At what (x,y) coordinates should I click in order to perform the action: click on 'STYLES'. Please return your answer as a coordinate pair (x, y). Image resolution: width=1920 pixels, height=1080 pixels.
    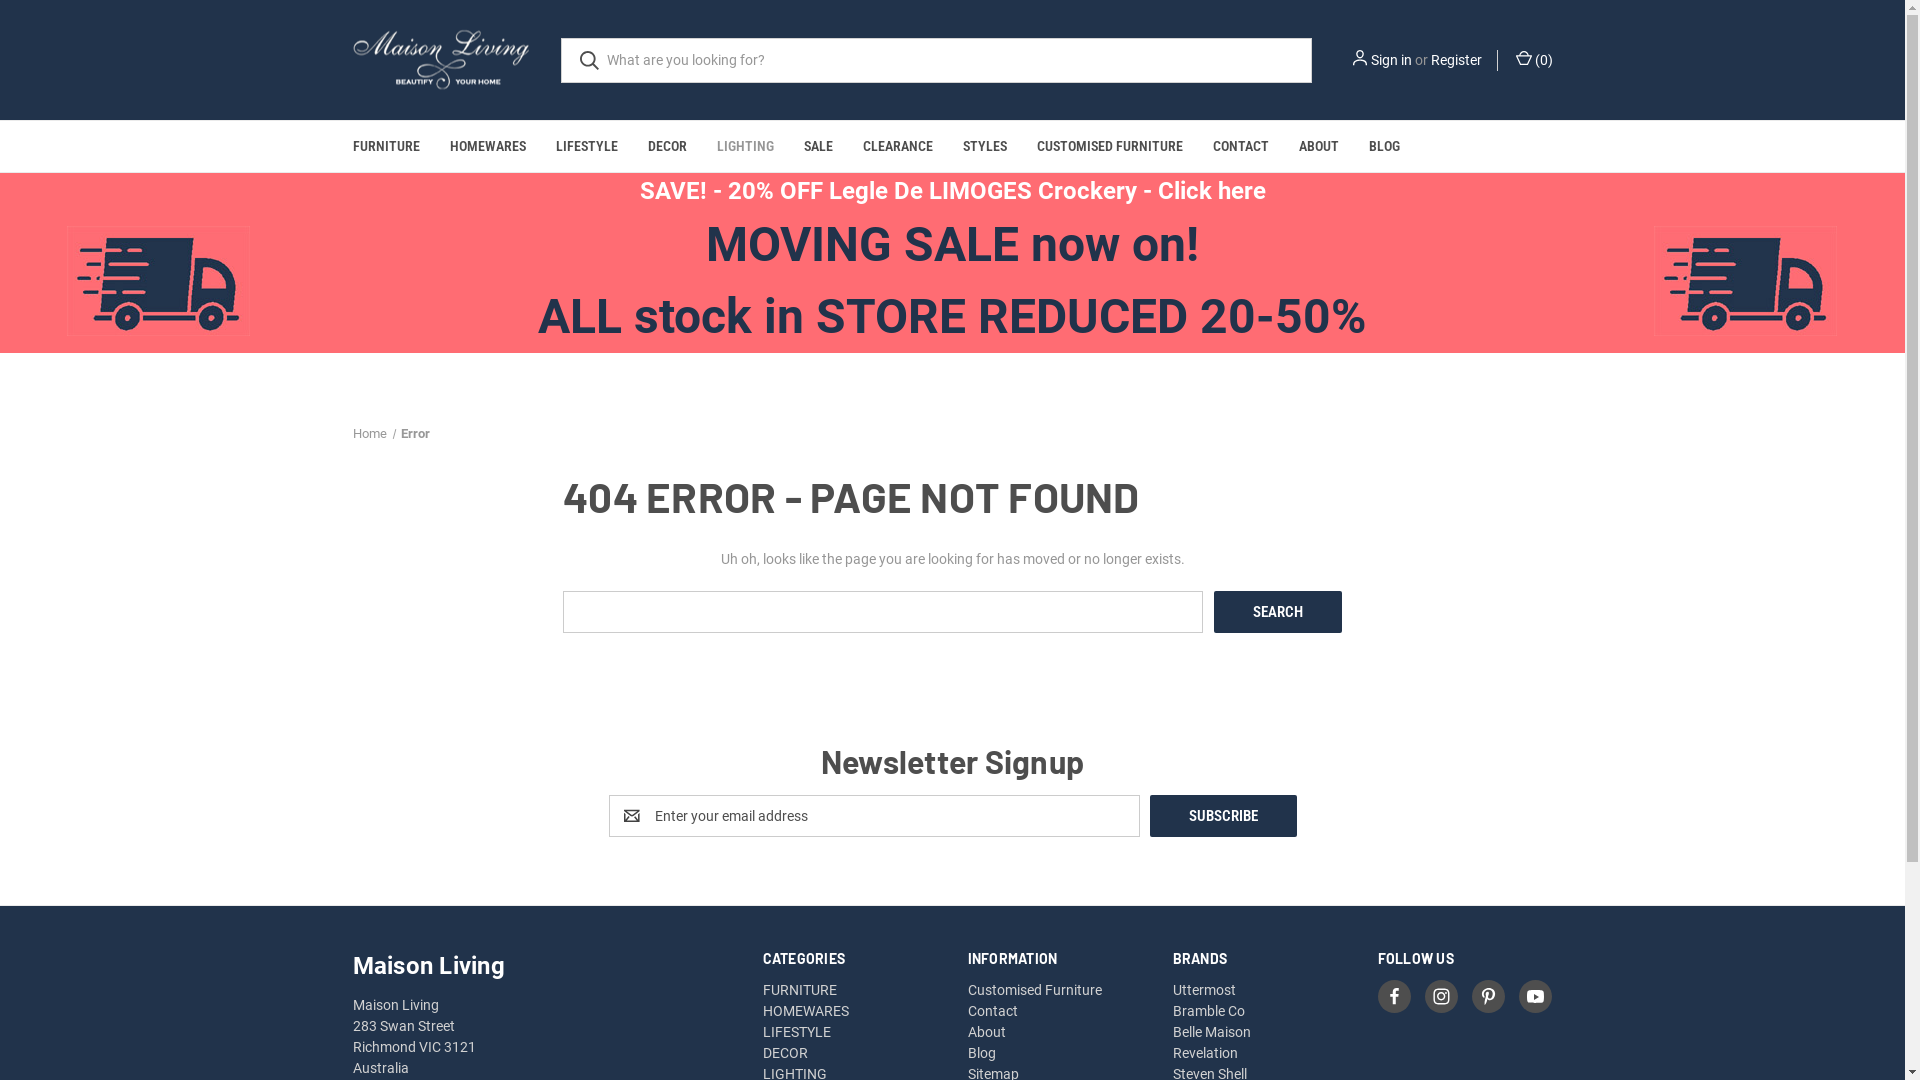
    Looking at the image, I should click on (947, 145).